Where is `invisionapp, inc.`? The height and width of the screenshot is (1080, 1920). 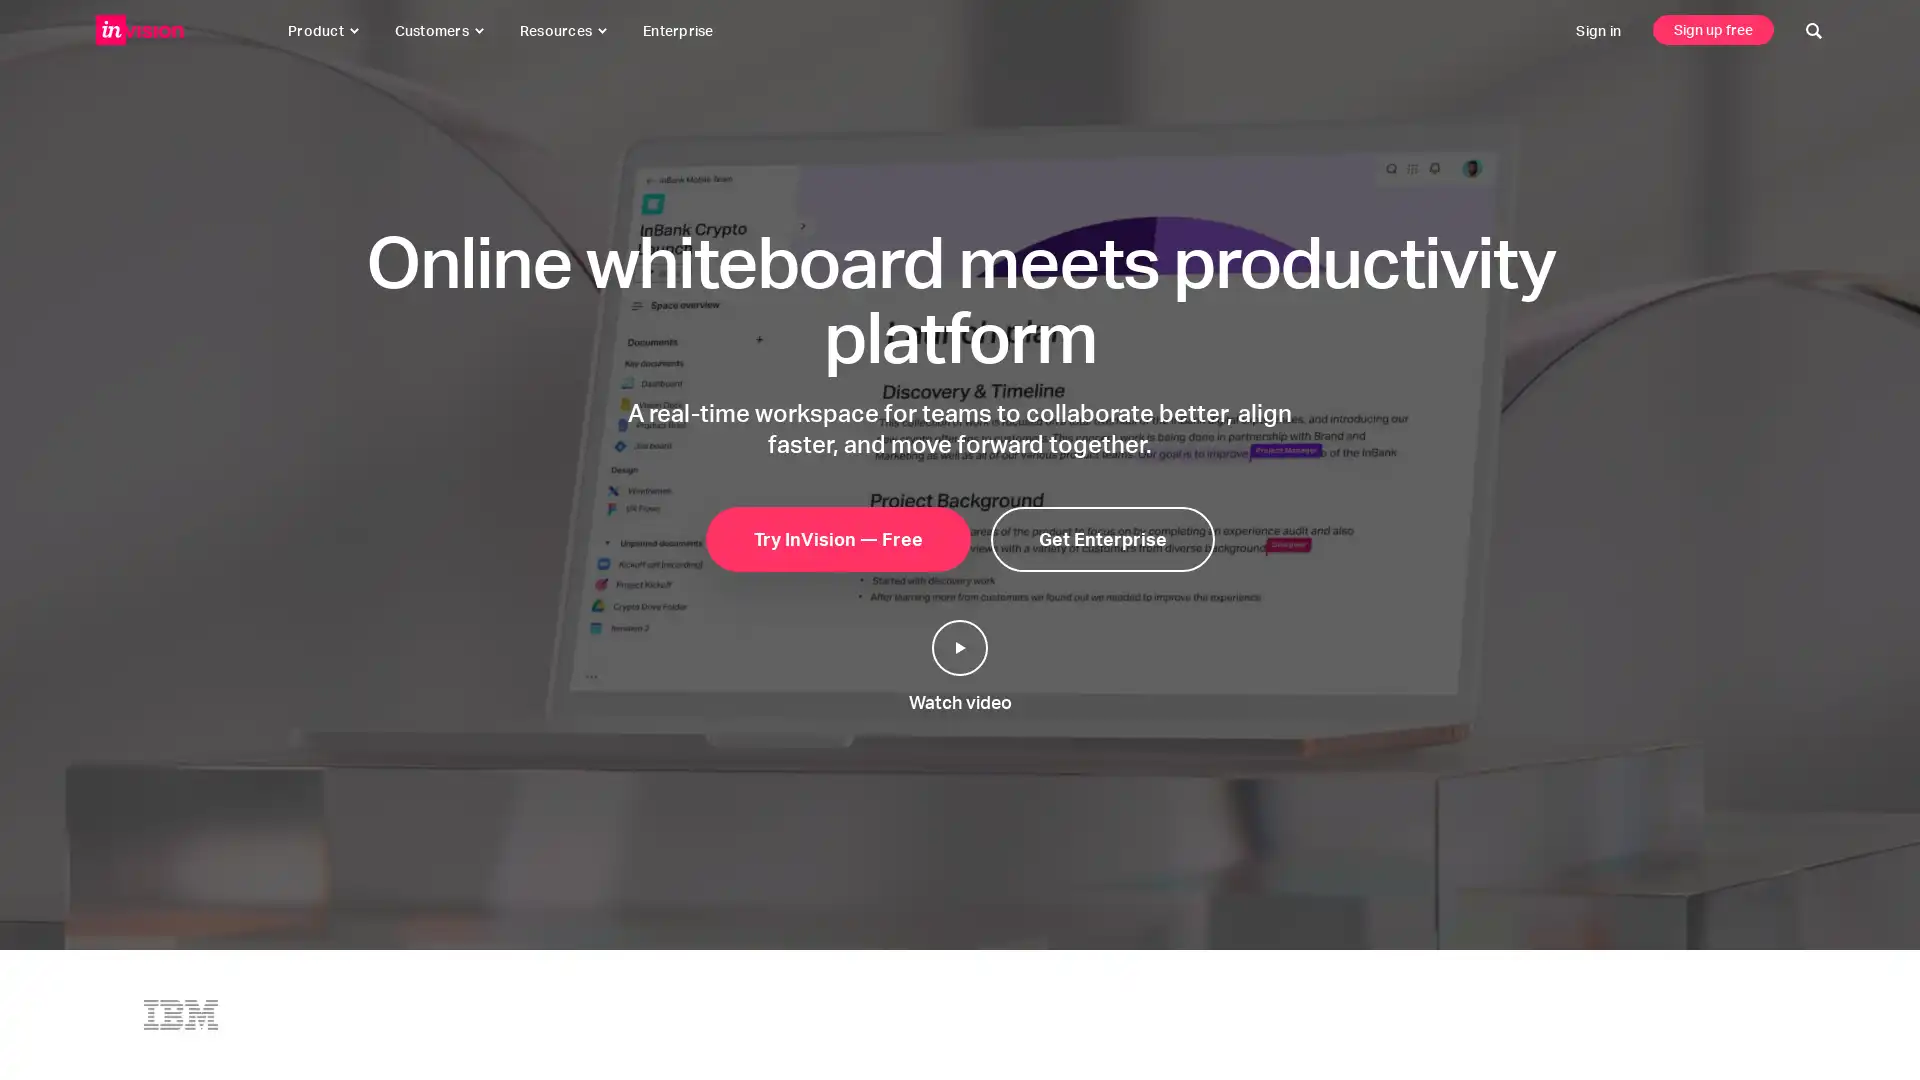 invisionapp, inc. is located at coordinates (139, 30).